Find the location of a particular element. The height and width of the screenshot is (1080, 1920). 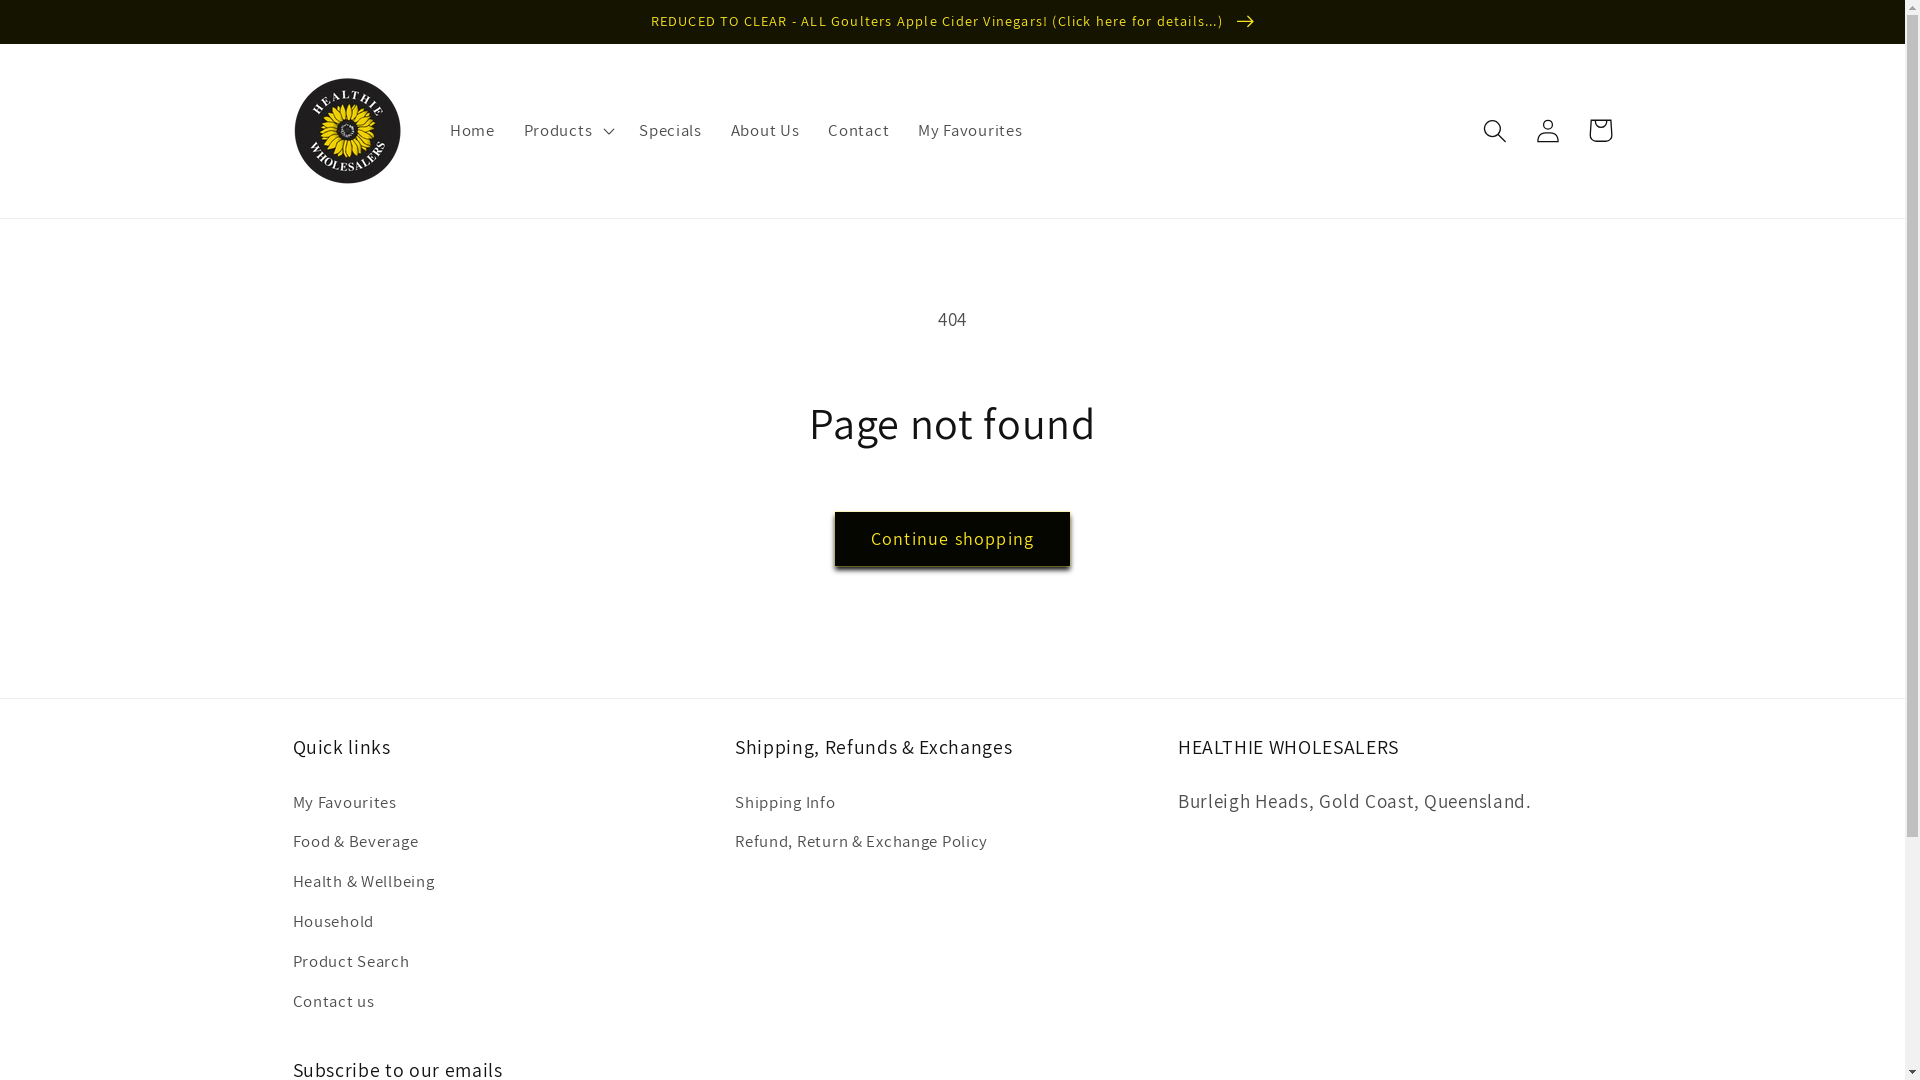

'Product Search' is located at coordinates (350, 960).